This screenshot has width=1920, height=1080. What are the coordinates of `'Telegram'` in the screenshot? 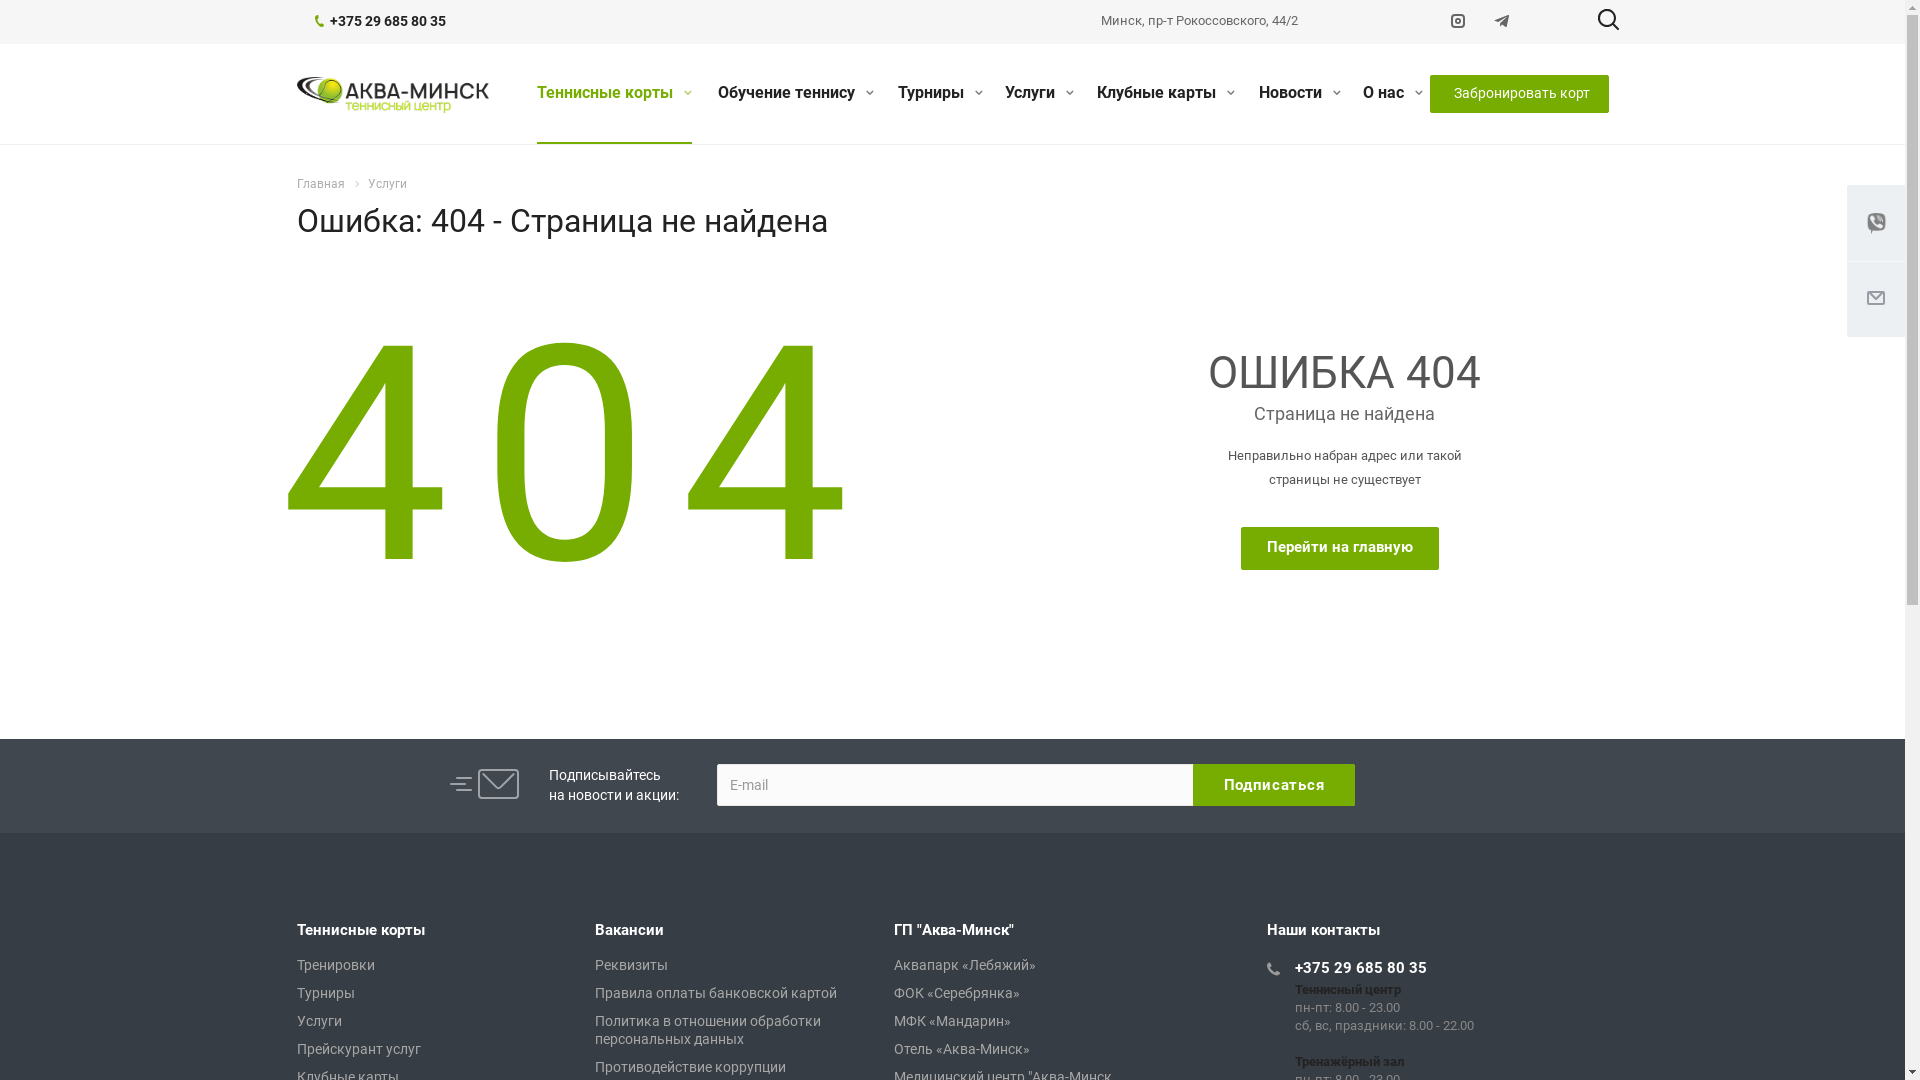 It's located at (1502, 22).